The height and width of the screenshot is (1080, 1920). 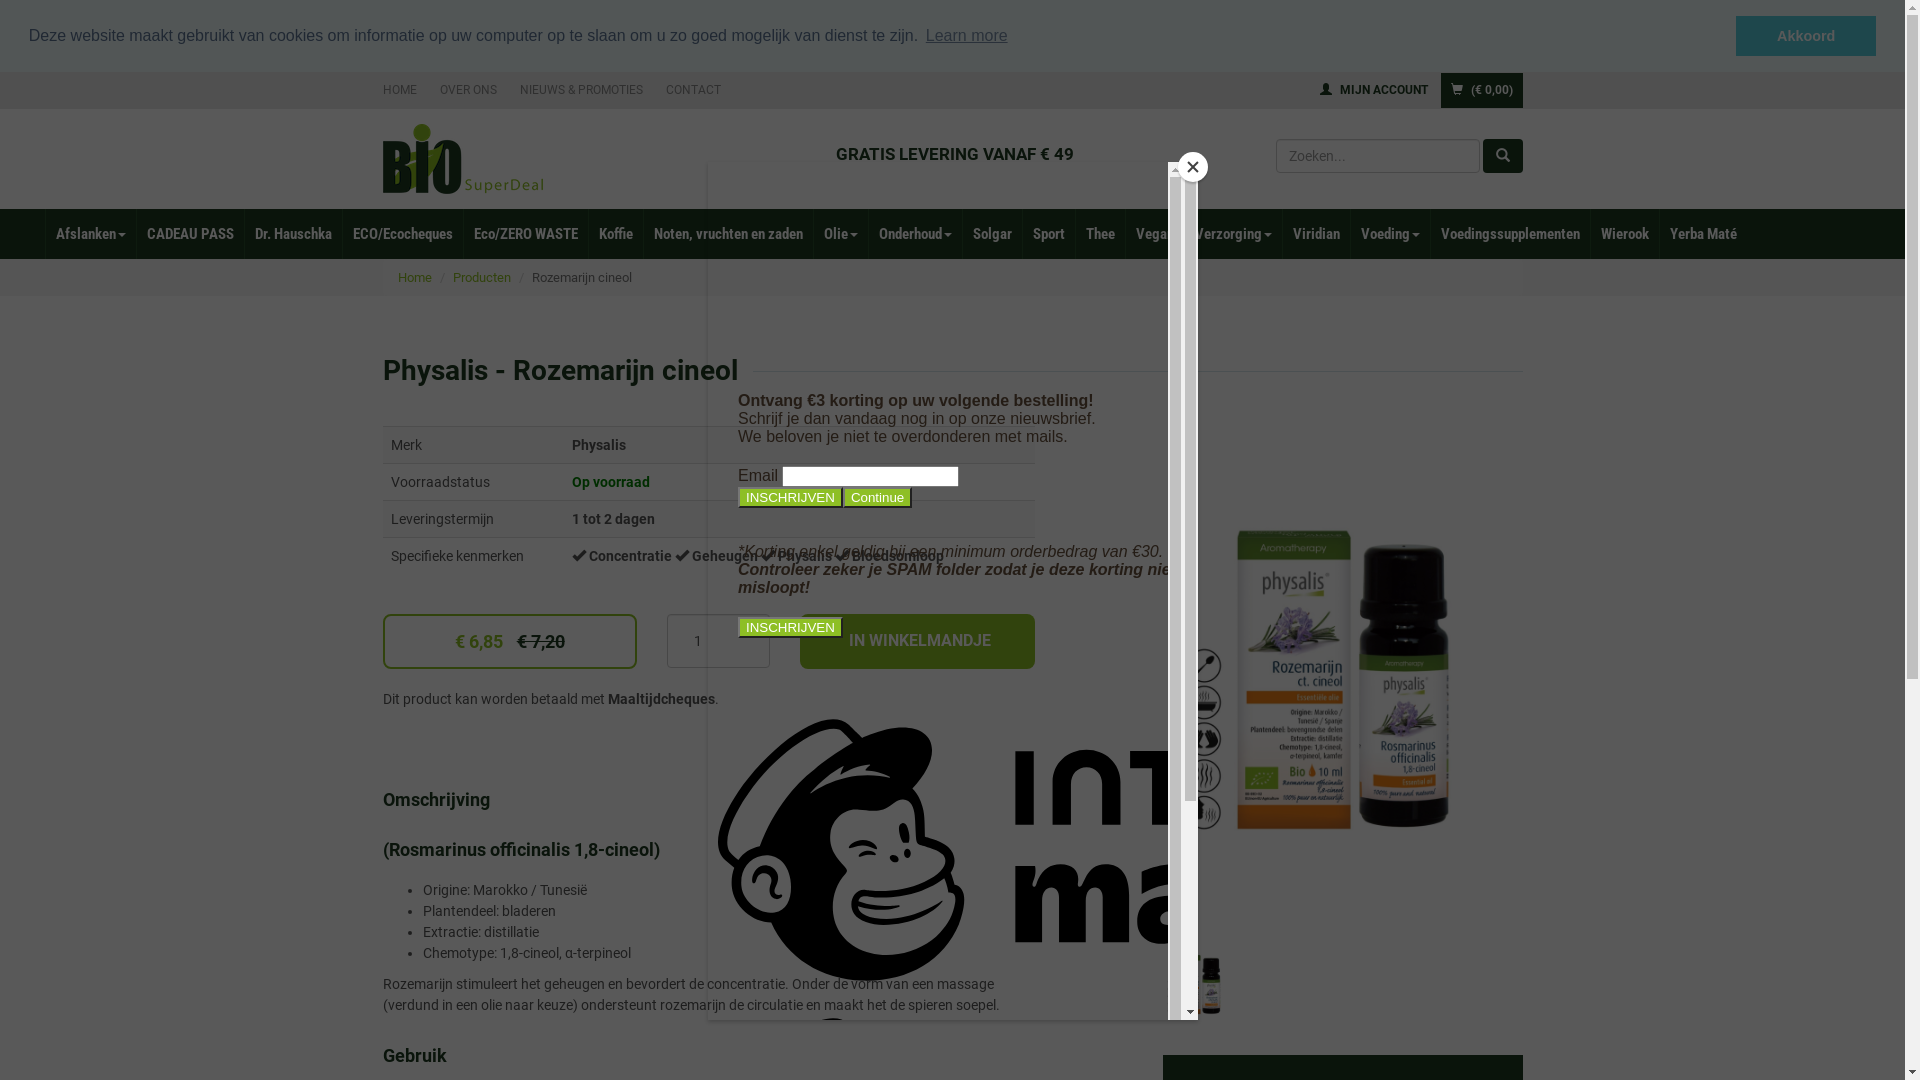 I want to click on 'ECO/Ecocheques', so click(x=401, y=231).